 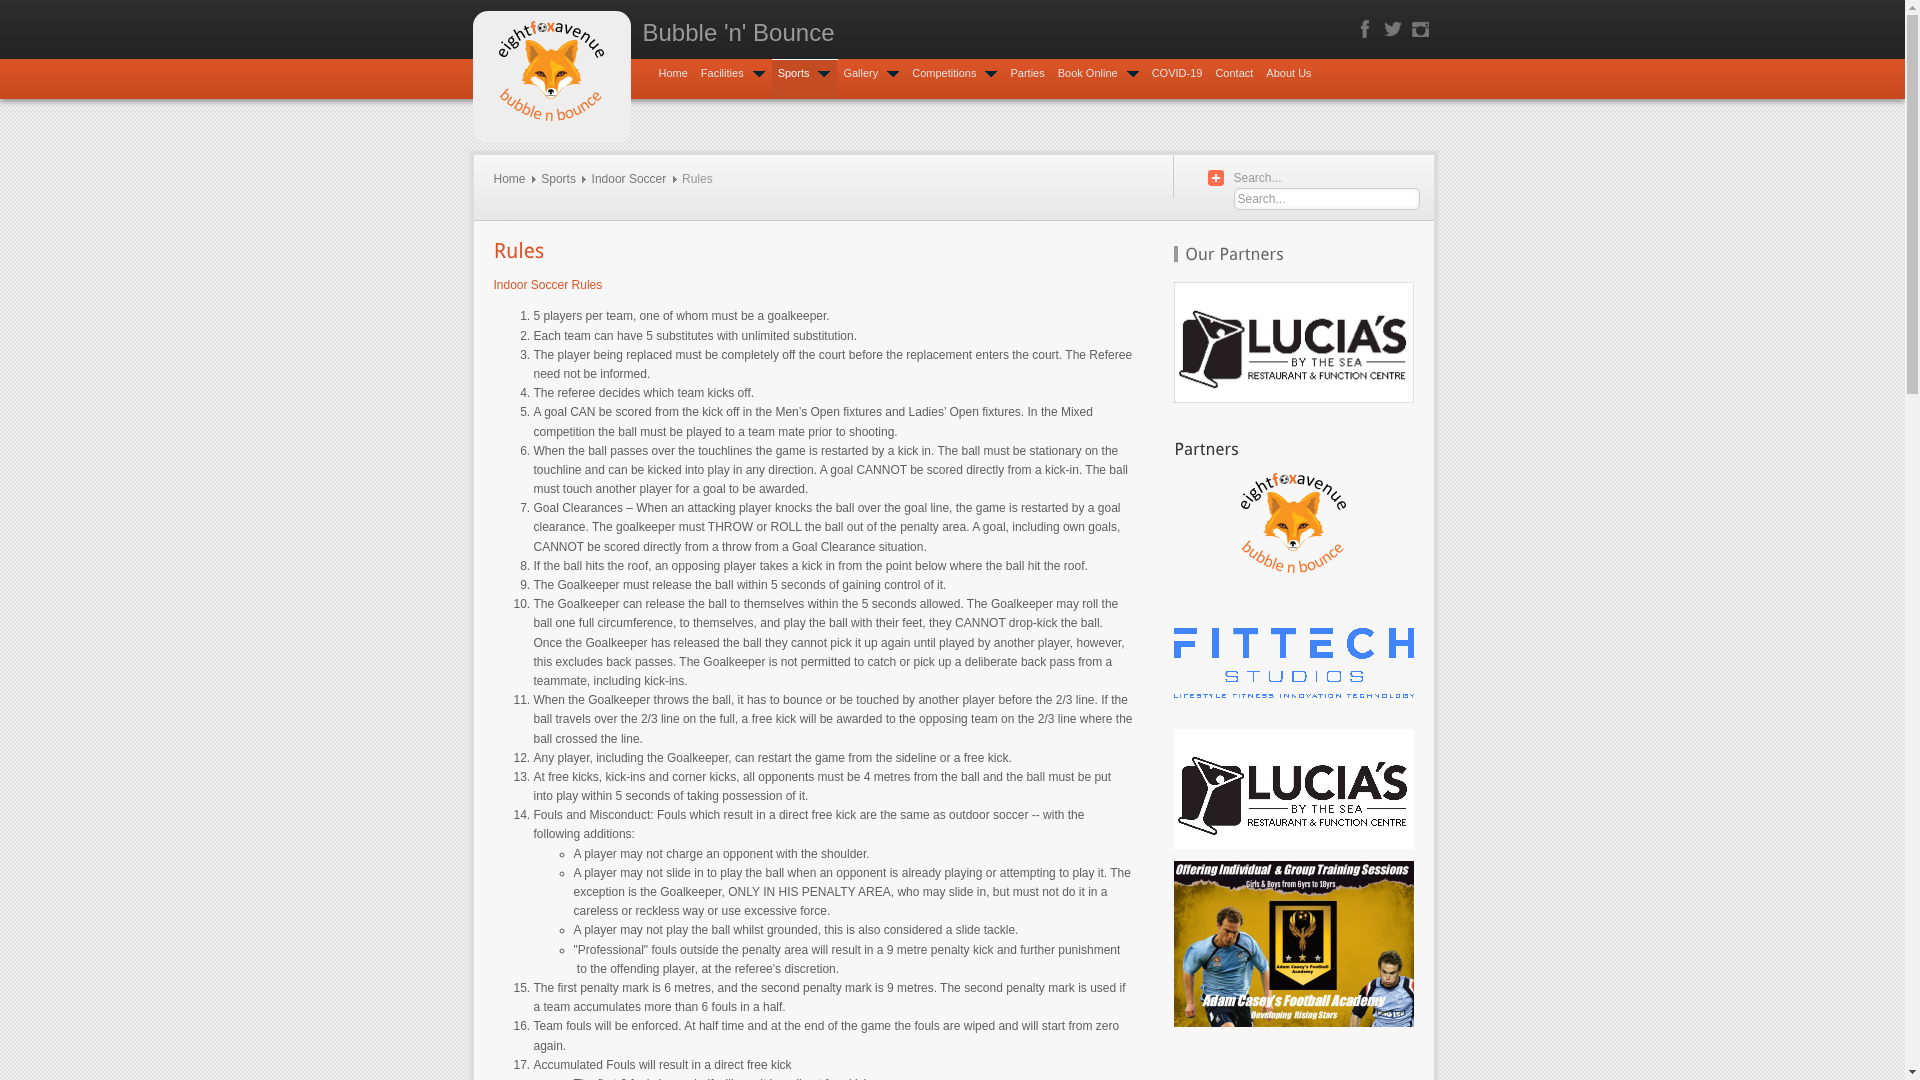 What do you see at coordinates (1097, 79) in the screenshot?
I see `'Book Online'` at bounding box center [1097, 79].